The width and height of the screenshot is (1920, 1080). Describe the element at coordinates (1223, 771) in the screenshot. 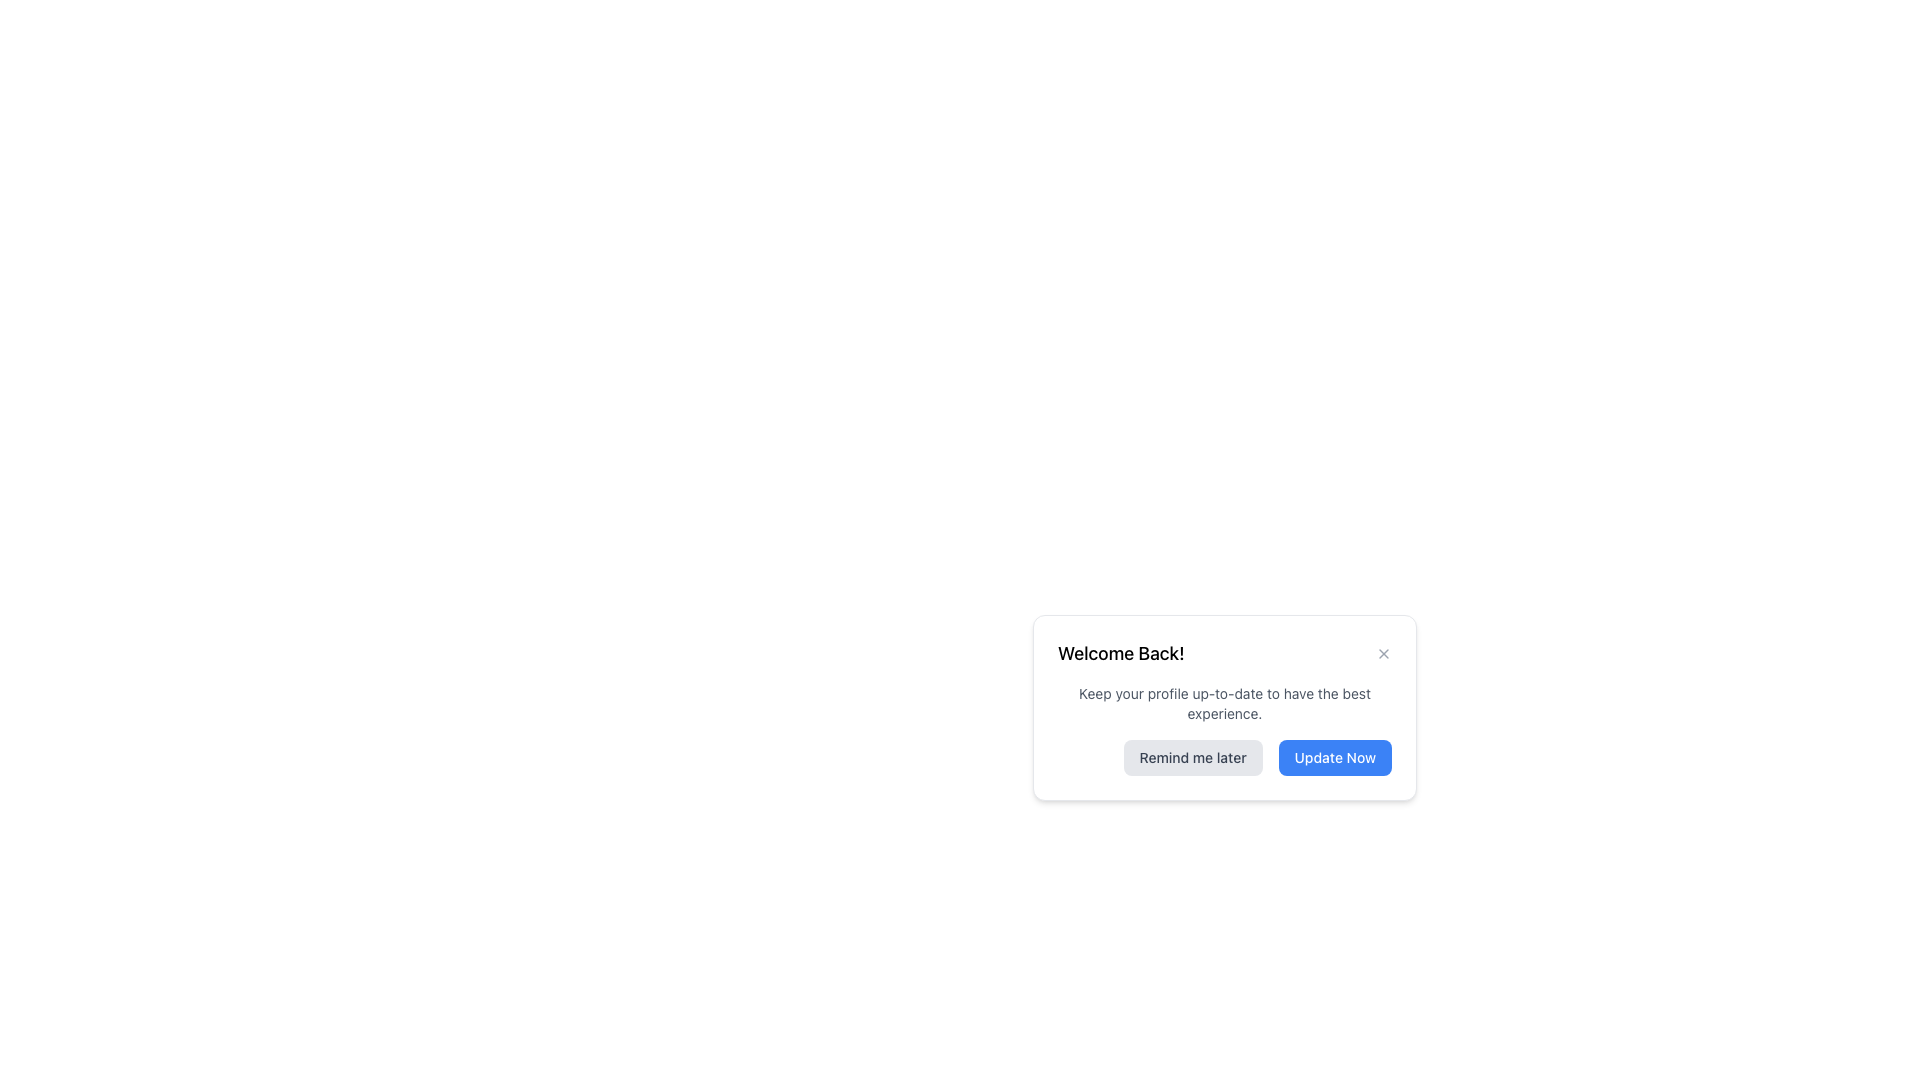

I see `the button located at the bottom left of the modal dialog` at that location.